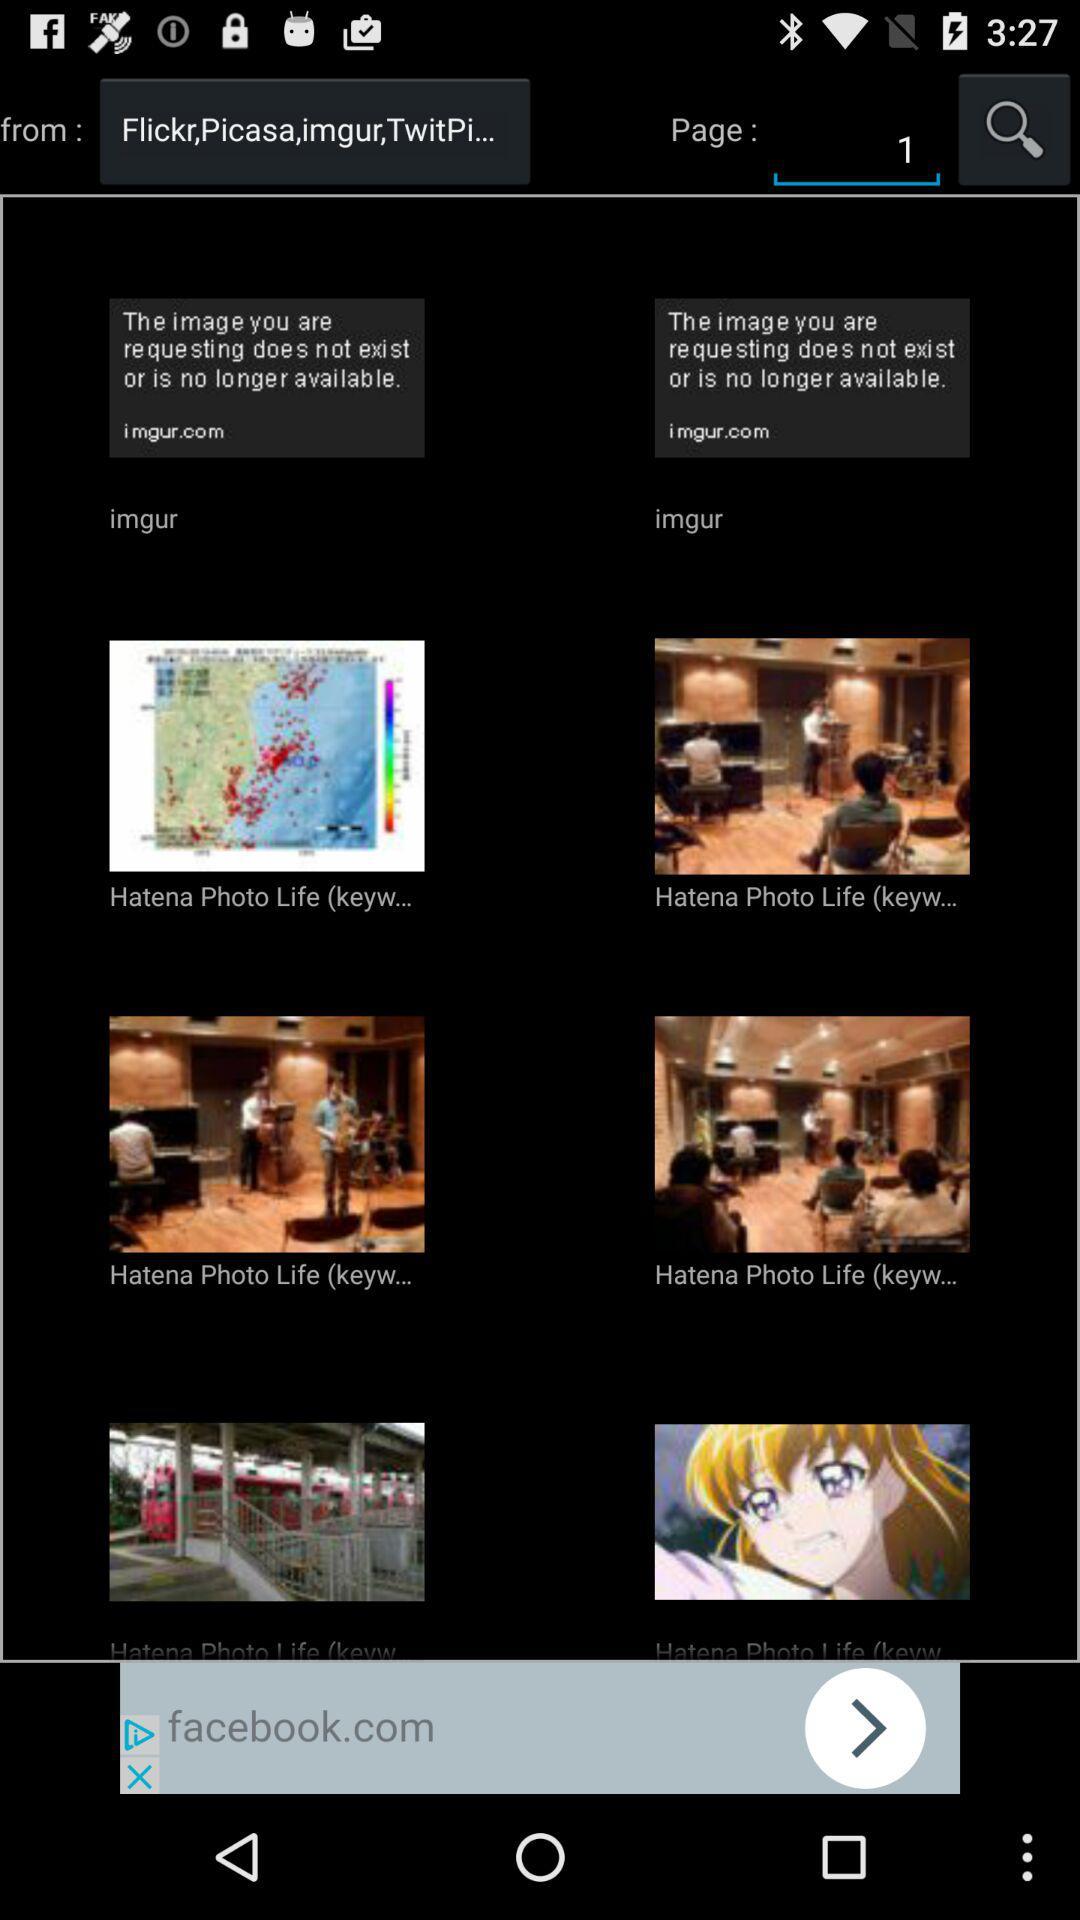 The width and height of the screenshot is (1080, 1920). What do you see at coordinates (1014, 127) in the screenshot?
I see `search` at bounding box center [1014, 127].